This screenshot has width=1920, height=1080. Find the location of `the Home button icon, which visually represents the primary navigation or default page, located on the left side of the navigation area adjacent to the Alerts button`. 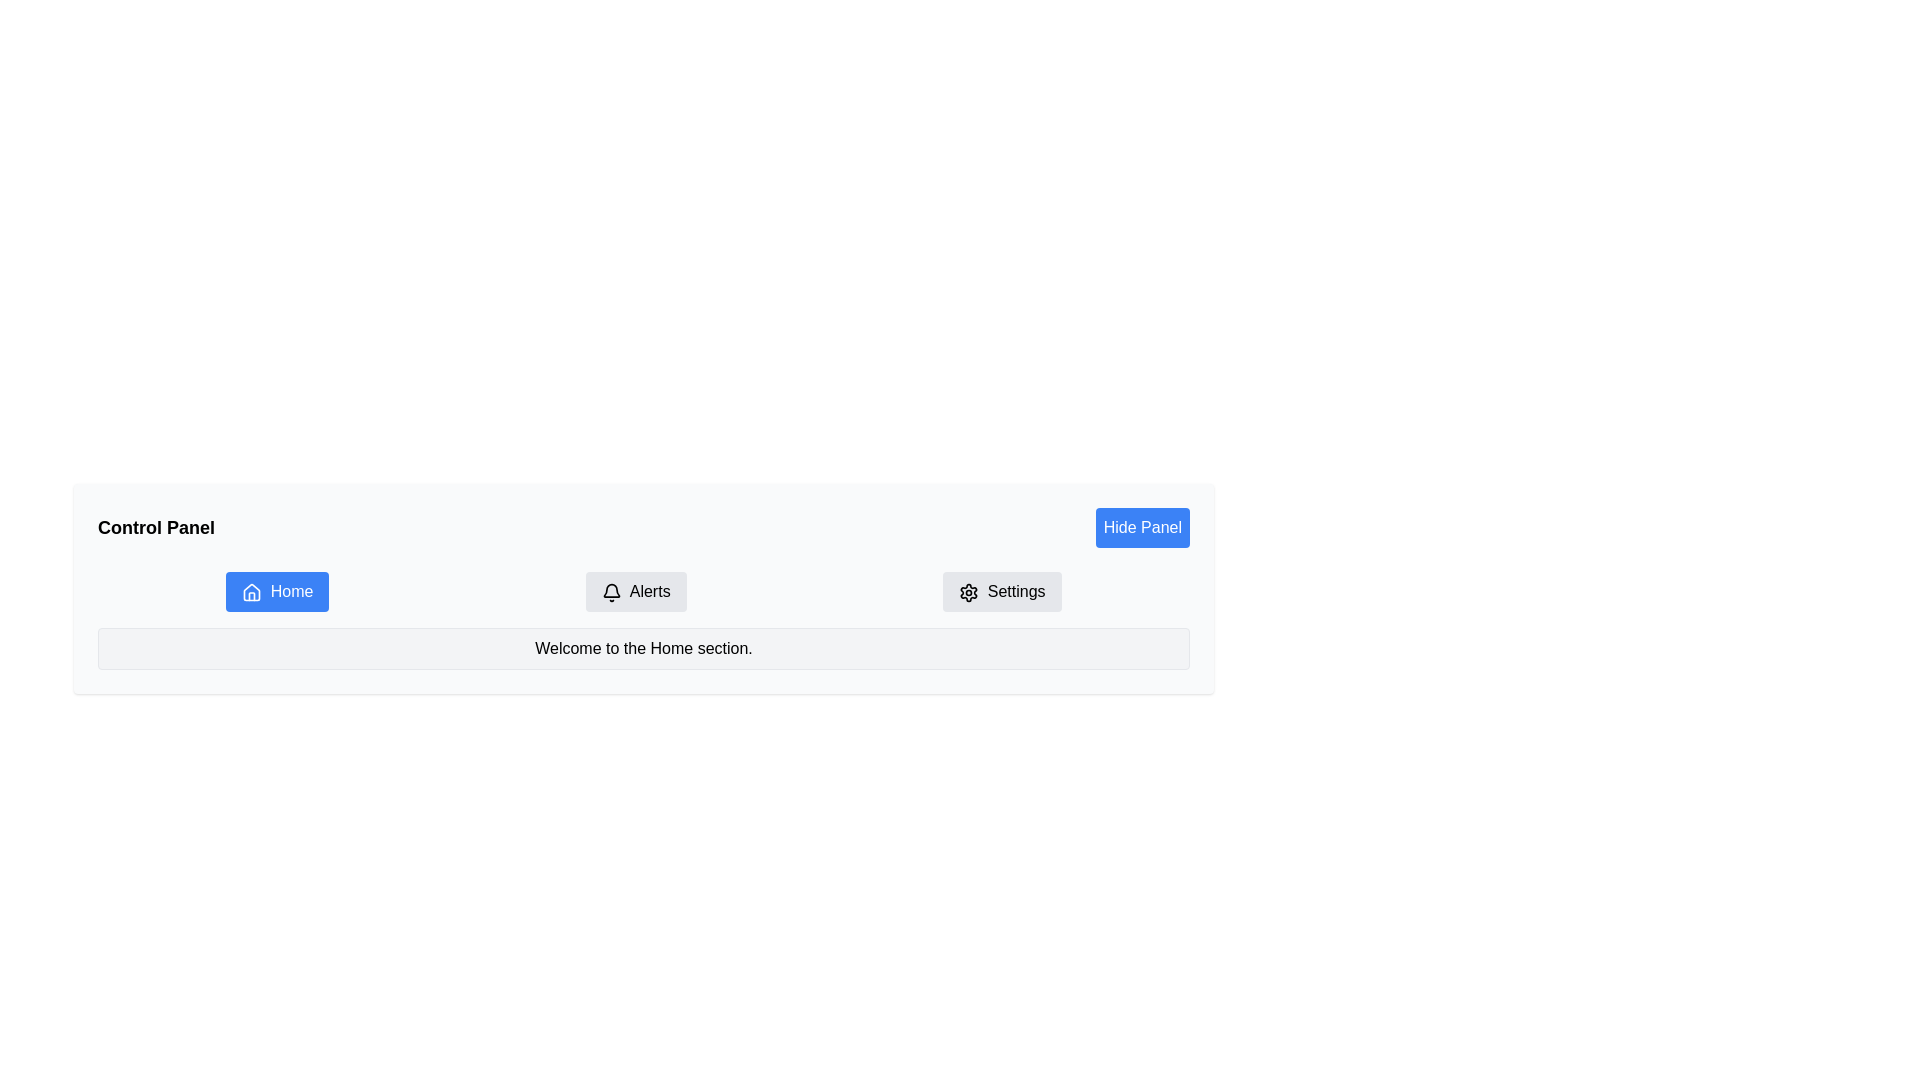

the Home button icon, which visually represents the primary navigation or default page, located on the left side of the navigation area adjacent to the Alerts button is located at coordinates (251, 591).